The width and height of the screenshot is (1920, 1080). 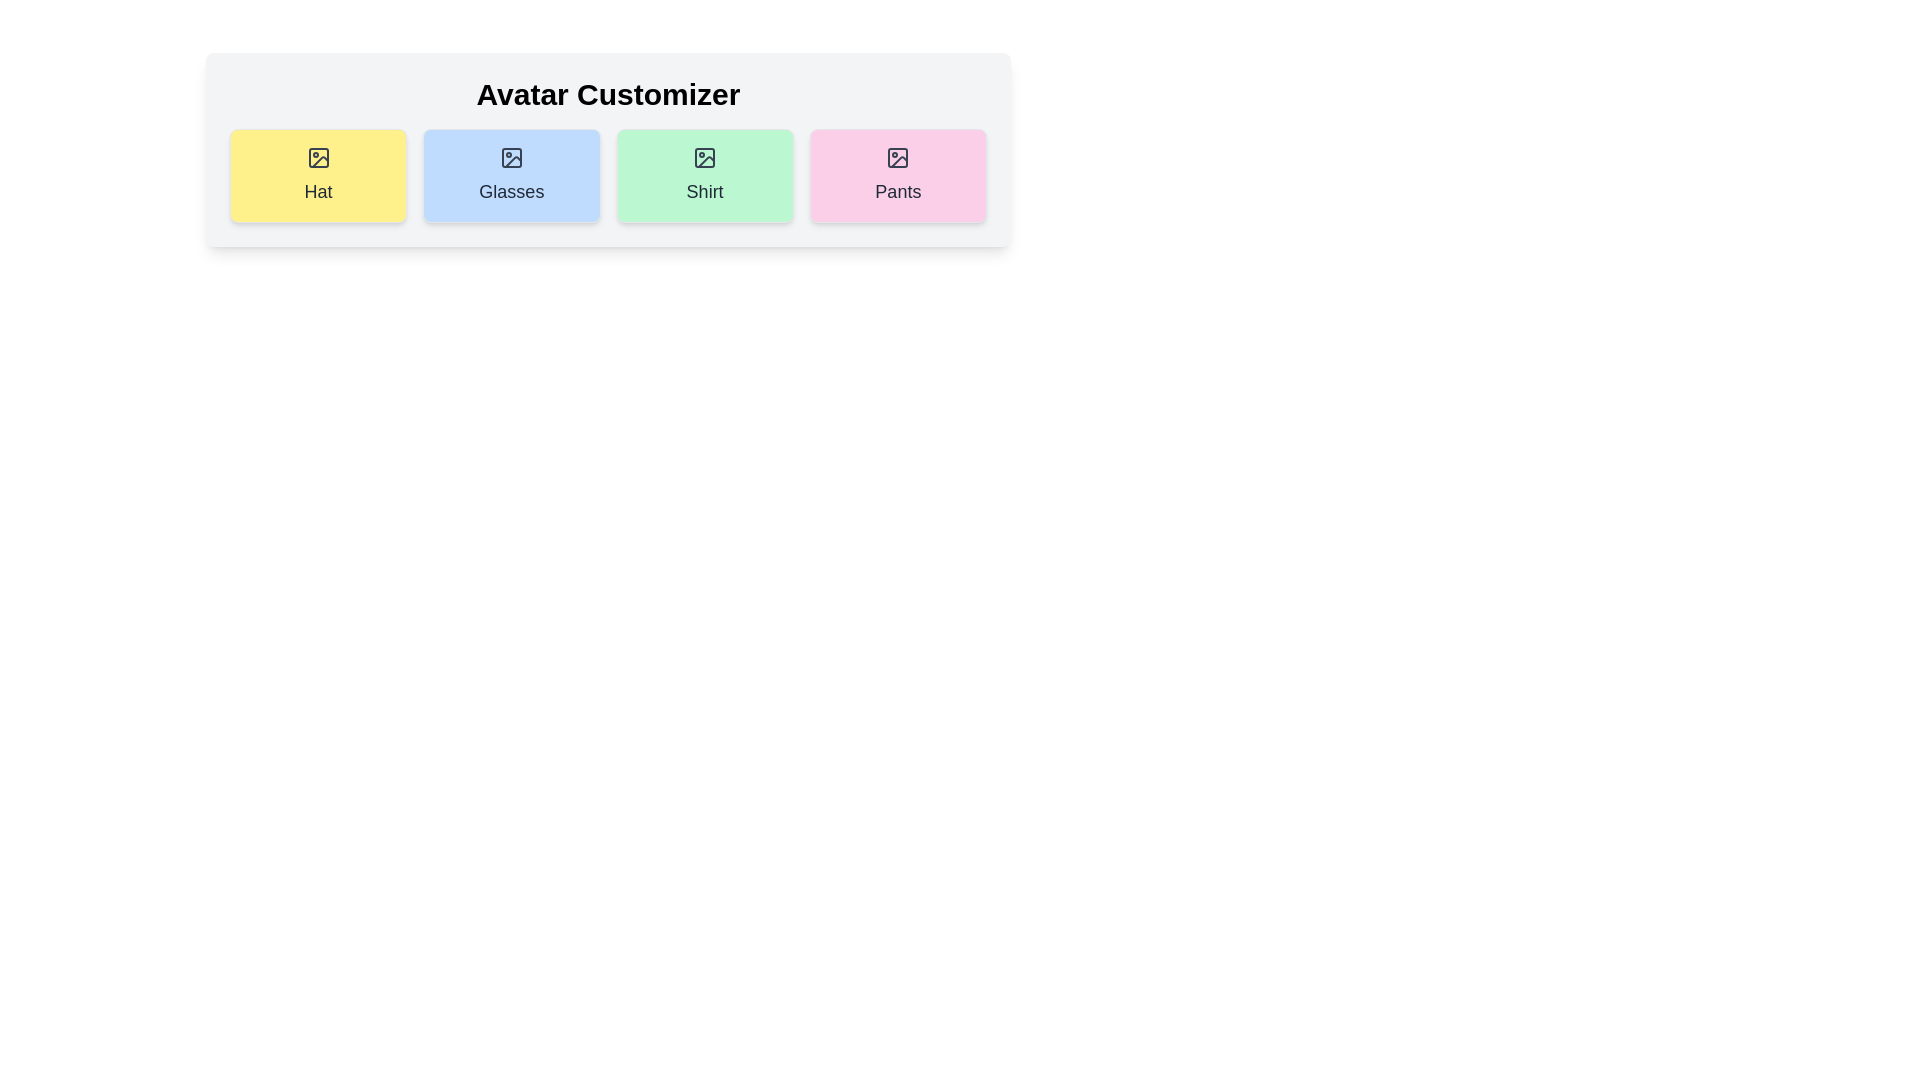 What do you see at coordinates (511, 175) in the screenshot?
I see `the 'Glasses' option in the Avatar Customizer section` at bounding box center [511, 175].